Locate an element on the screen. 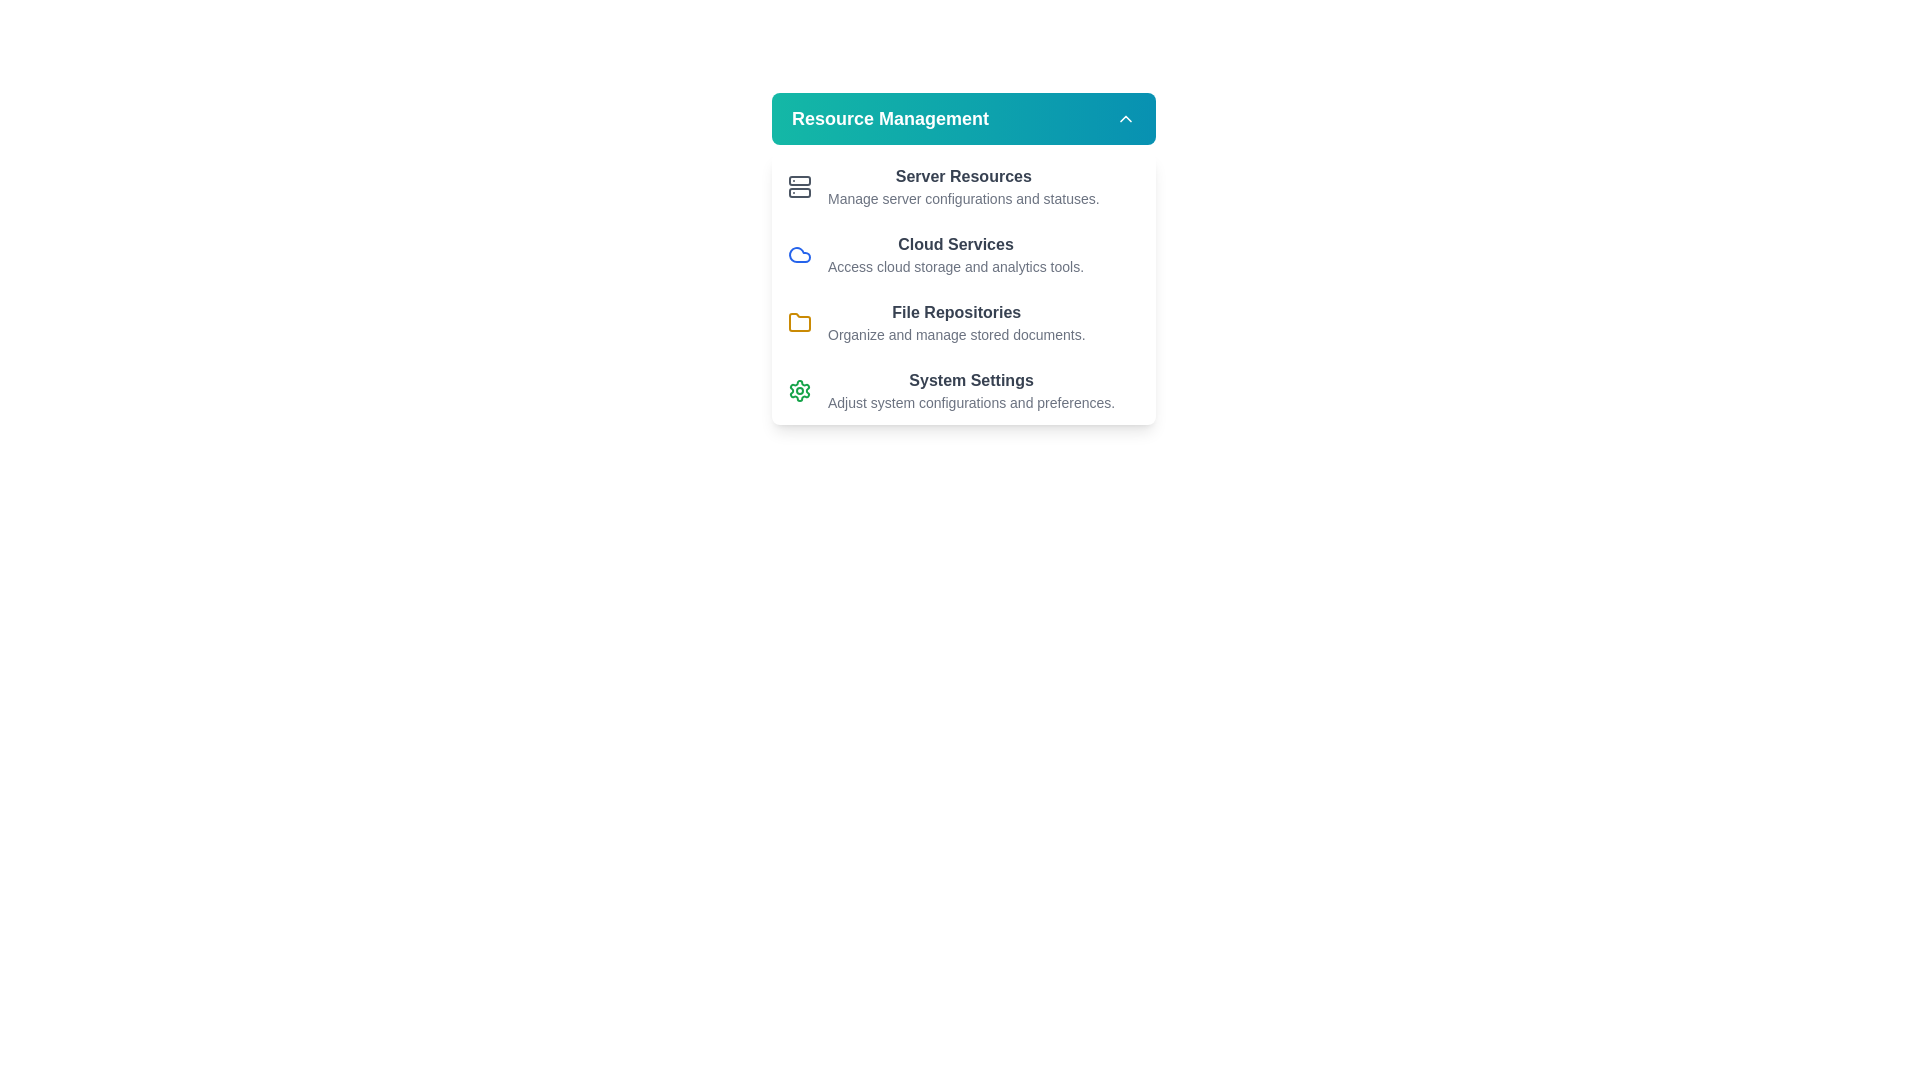 The image size is (1920, 1080). the gear-like icon representing settings in the 'Resource Management' dropdown menu is located at coordinates (800, 390).